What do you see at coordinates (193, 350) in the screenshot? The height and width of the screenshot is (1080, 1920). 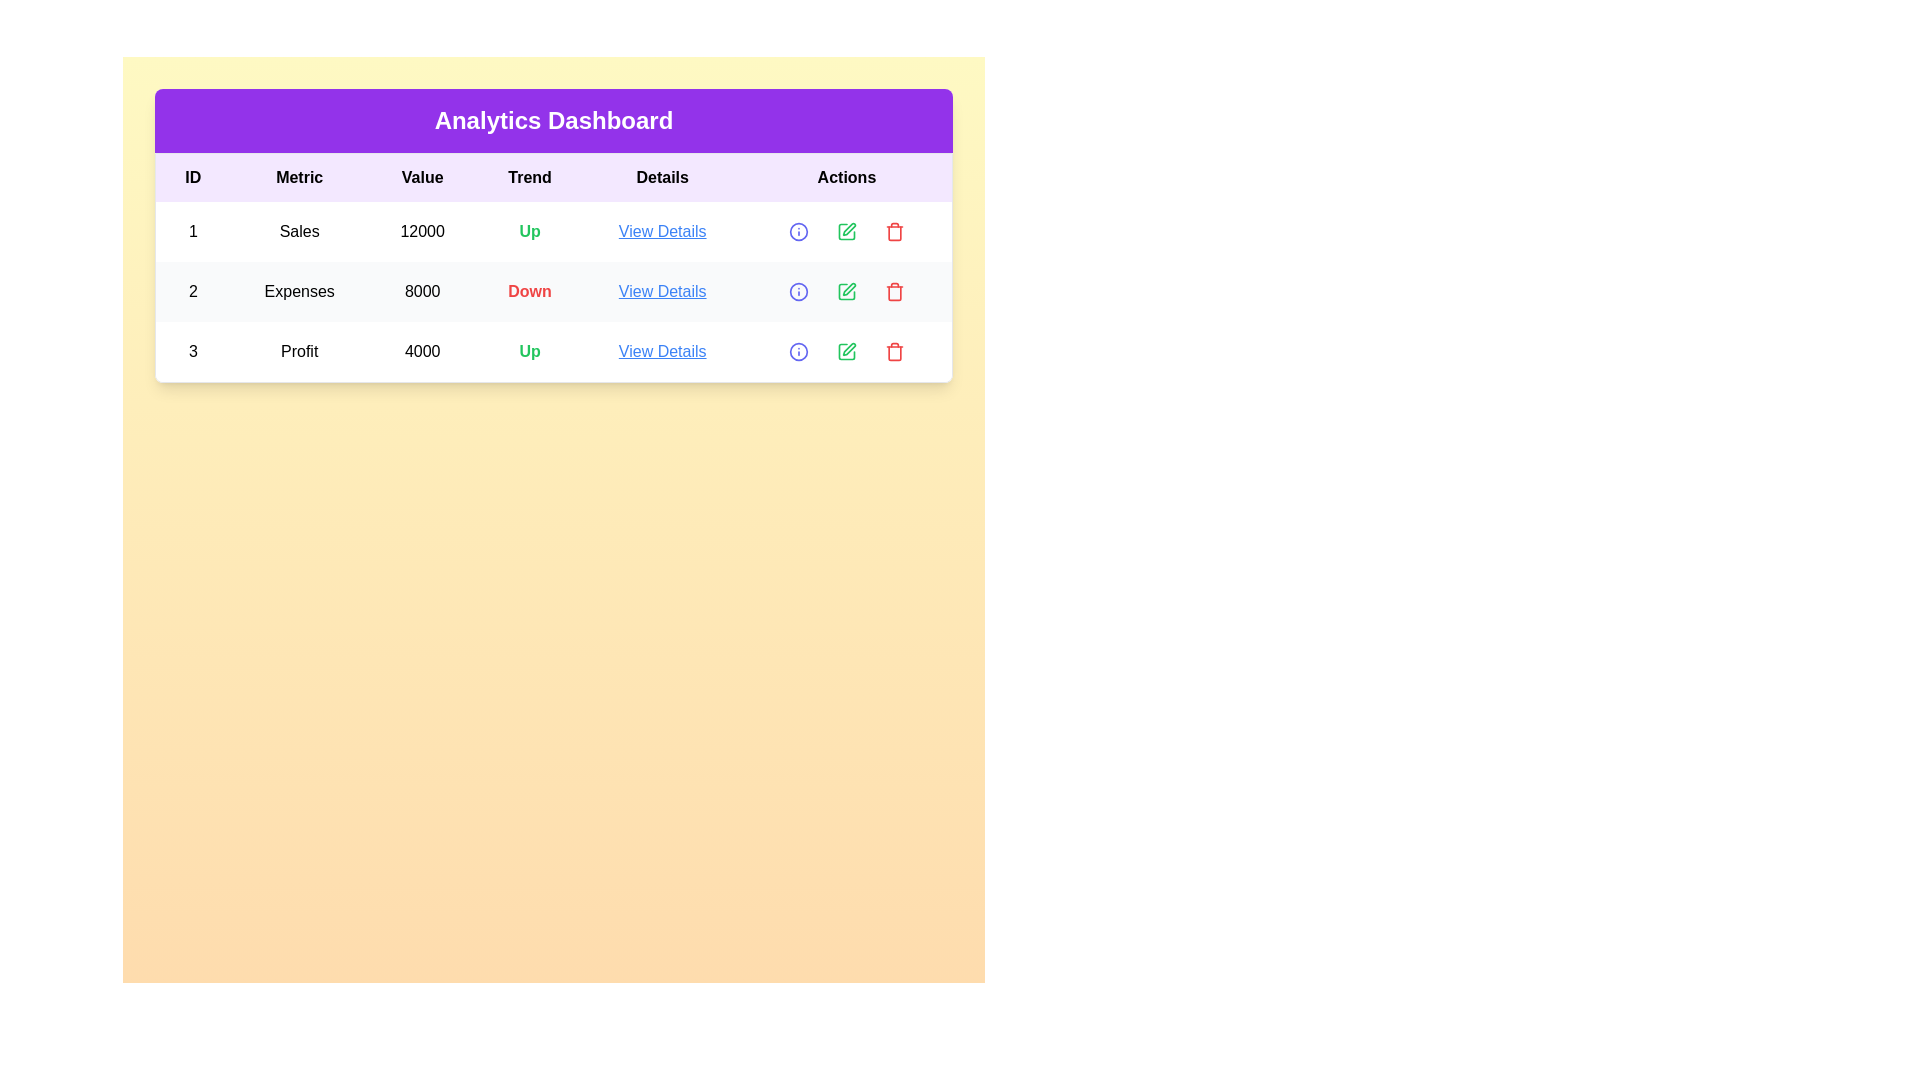 I see `the Table Cell that serves as a row identifier within the table, positioned in the leftmost column of the third row, directly to the left of the 'Profit' cell` at bounding box center [193, 350].